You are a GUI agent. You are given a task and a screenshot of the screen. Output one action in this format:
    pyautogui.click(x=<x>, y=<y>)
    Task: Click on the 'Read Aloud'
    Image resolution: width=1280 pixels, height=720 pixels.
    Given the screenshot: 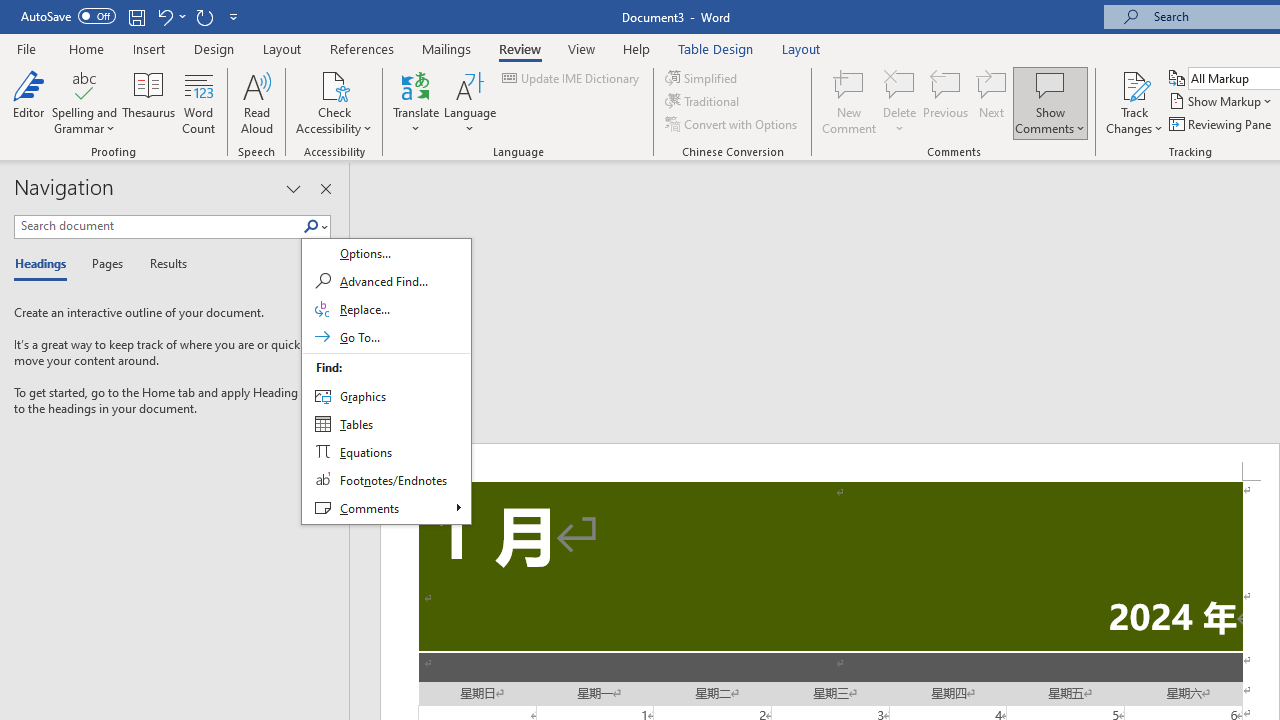 What is the action you would take?
    pyautogui.click(x=255, y=103)
    